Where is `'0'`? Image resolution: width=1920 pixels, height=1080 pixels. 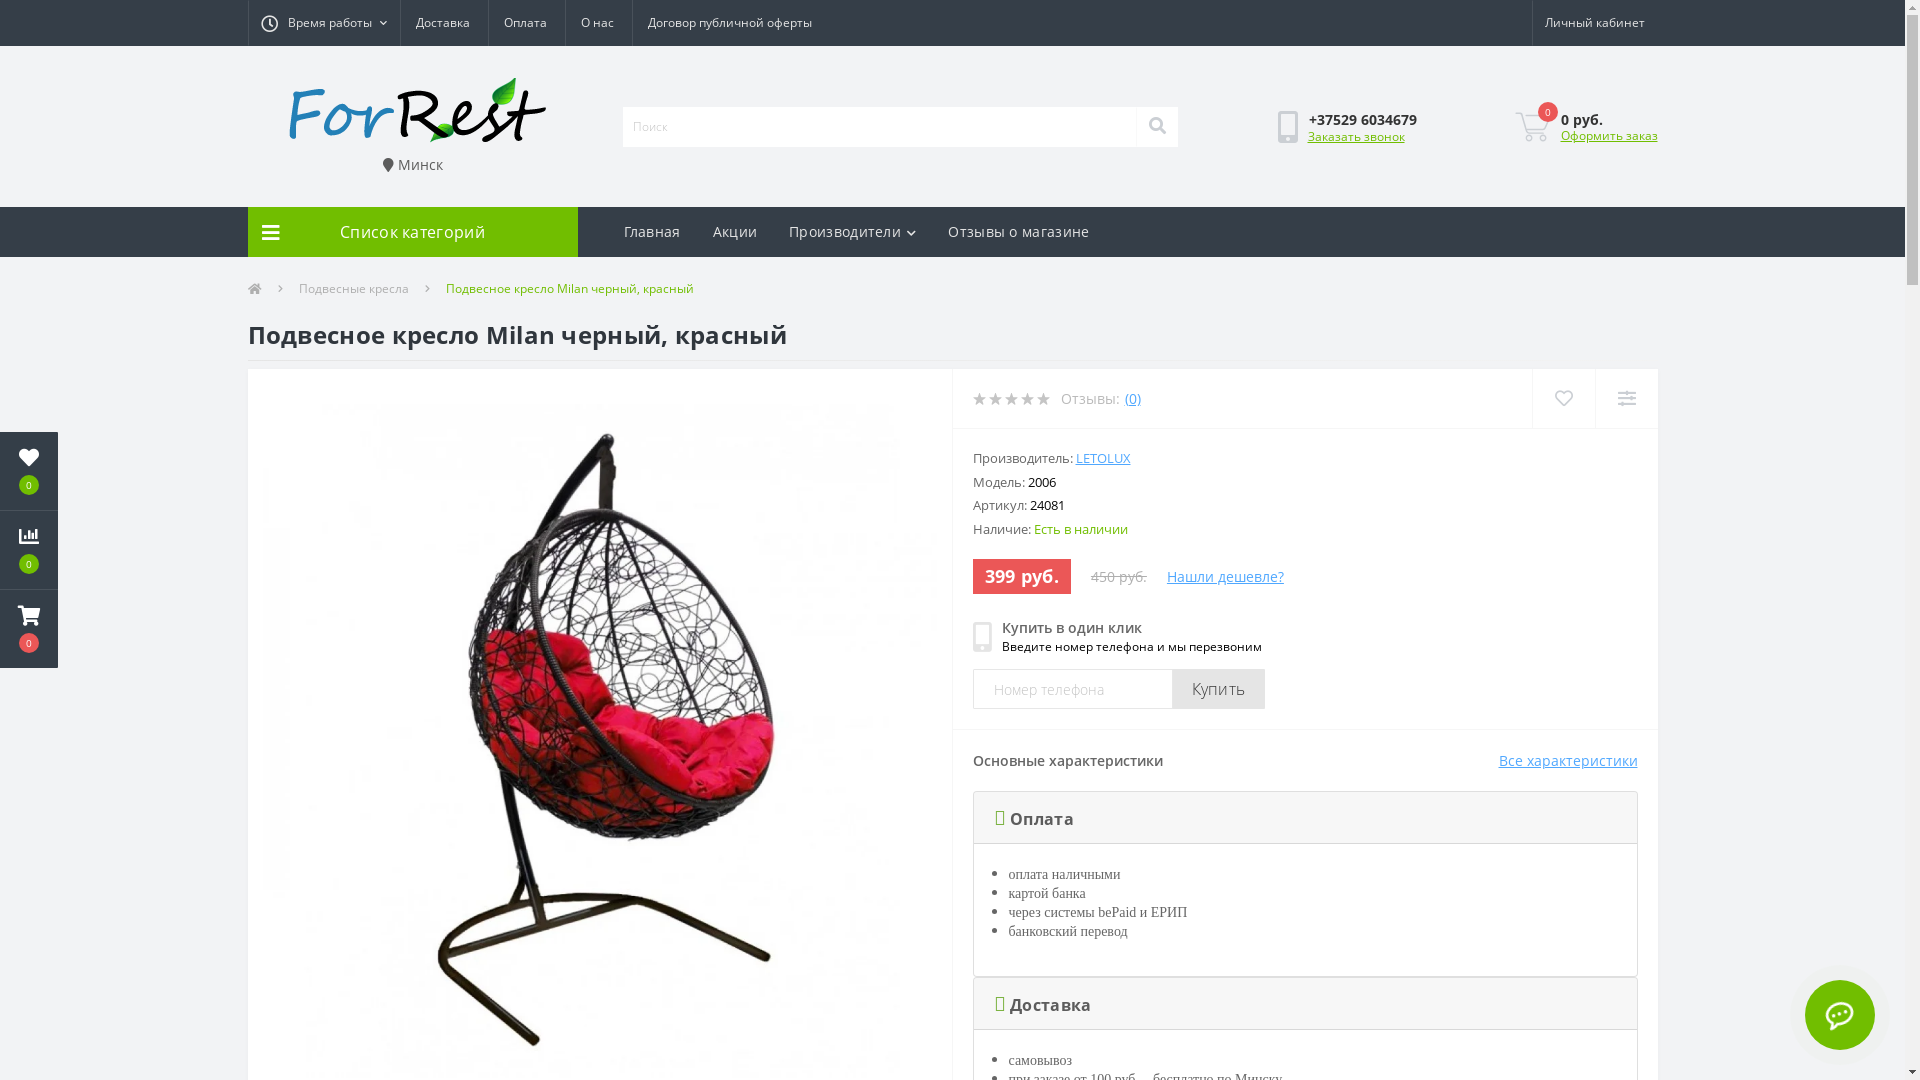
'0' is located at coordinates (0, 470).